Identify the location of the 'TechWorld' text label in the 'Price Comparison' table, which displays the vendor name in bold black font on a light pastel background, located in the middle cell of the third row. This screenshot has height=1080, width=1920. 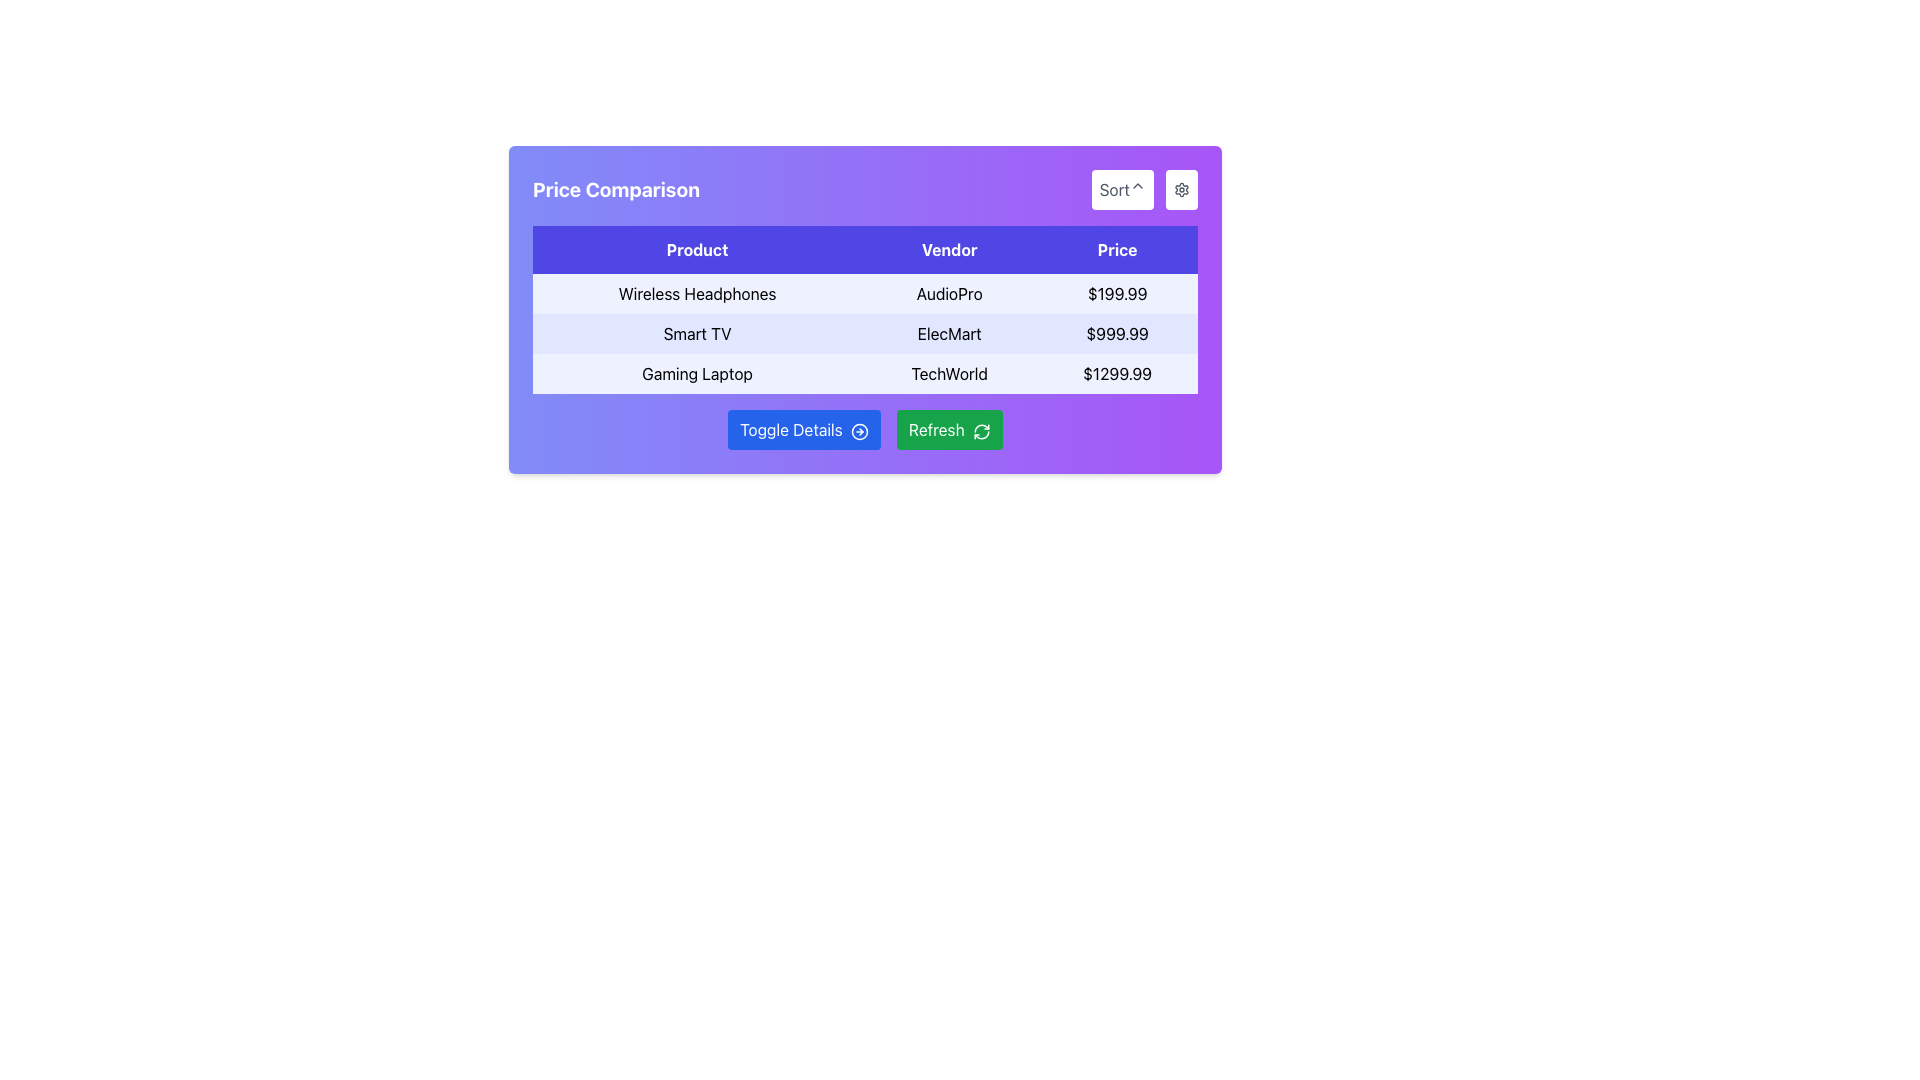
(948, 374).